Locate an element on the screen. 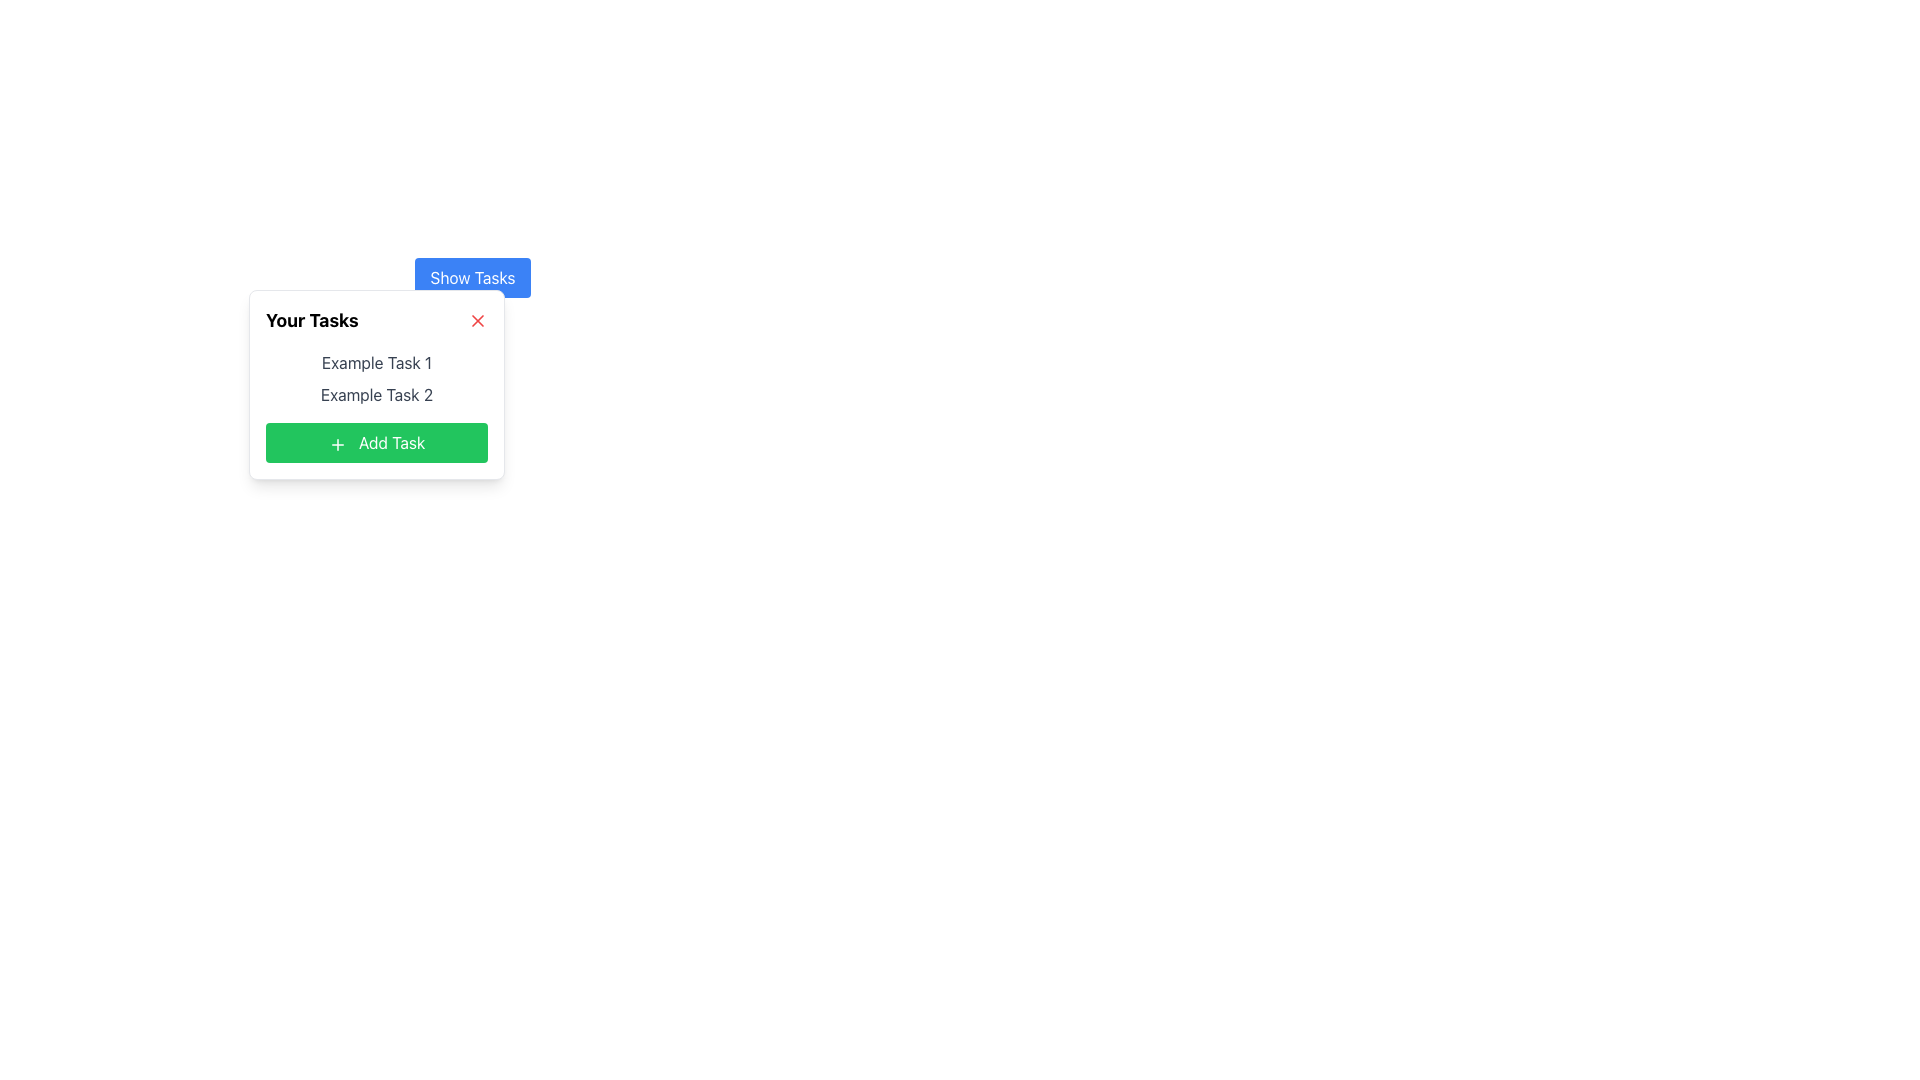  the blue button labeled 'Show Tasks' to change its visual state is located at coordinates (472, 277).